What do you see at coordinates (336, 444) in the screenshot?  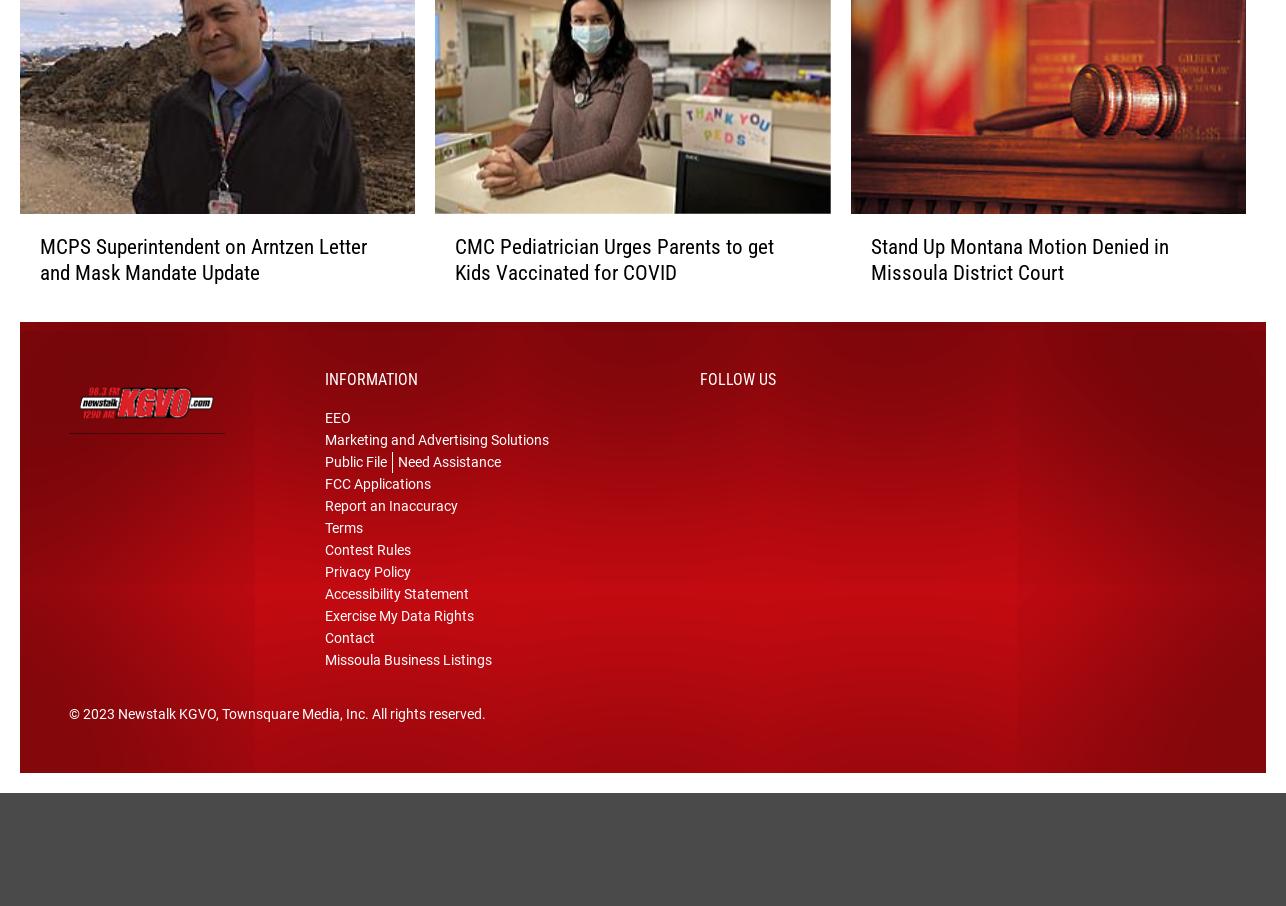 I see `'EEO'` at bounding box center [336, 444].